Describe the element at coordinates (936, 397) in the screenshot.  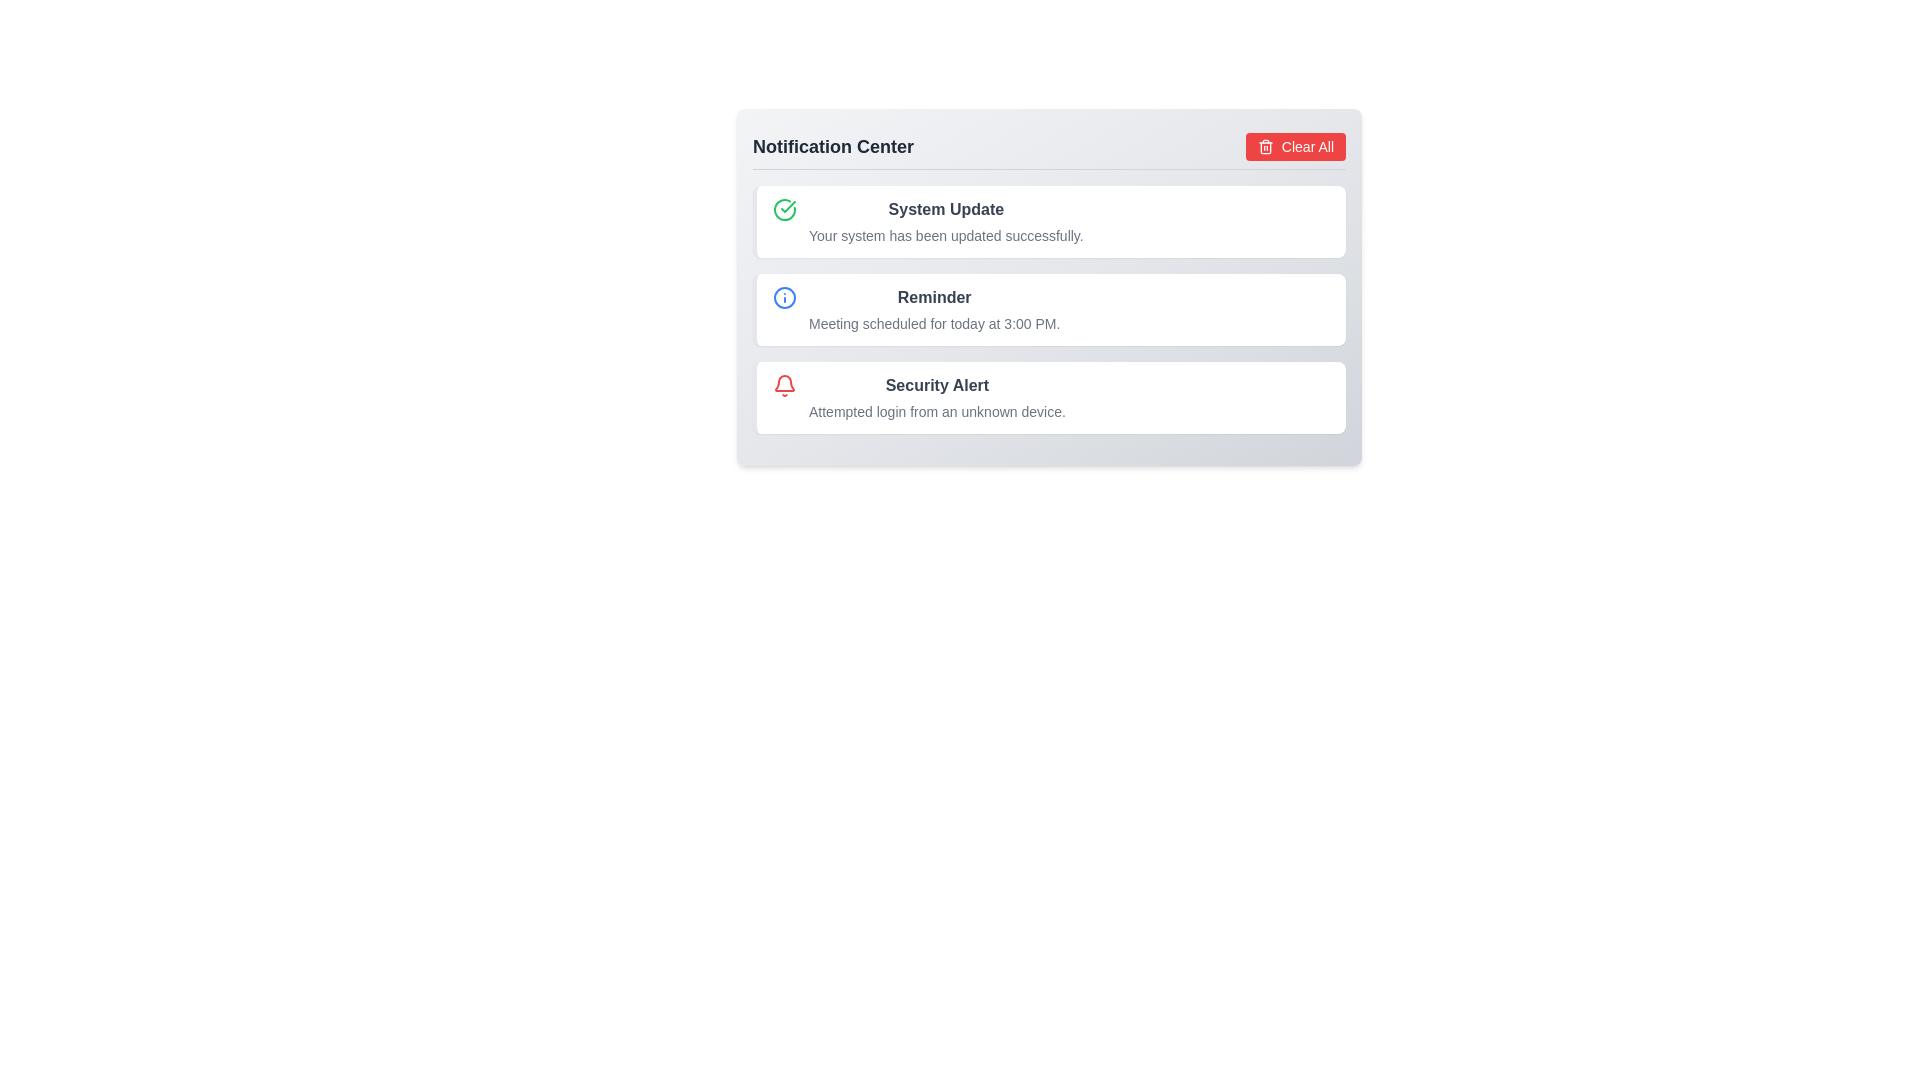
I see `the text-based informational message about a security-related notification located in the third notification box of the notification center interface` at that location.